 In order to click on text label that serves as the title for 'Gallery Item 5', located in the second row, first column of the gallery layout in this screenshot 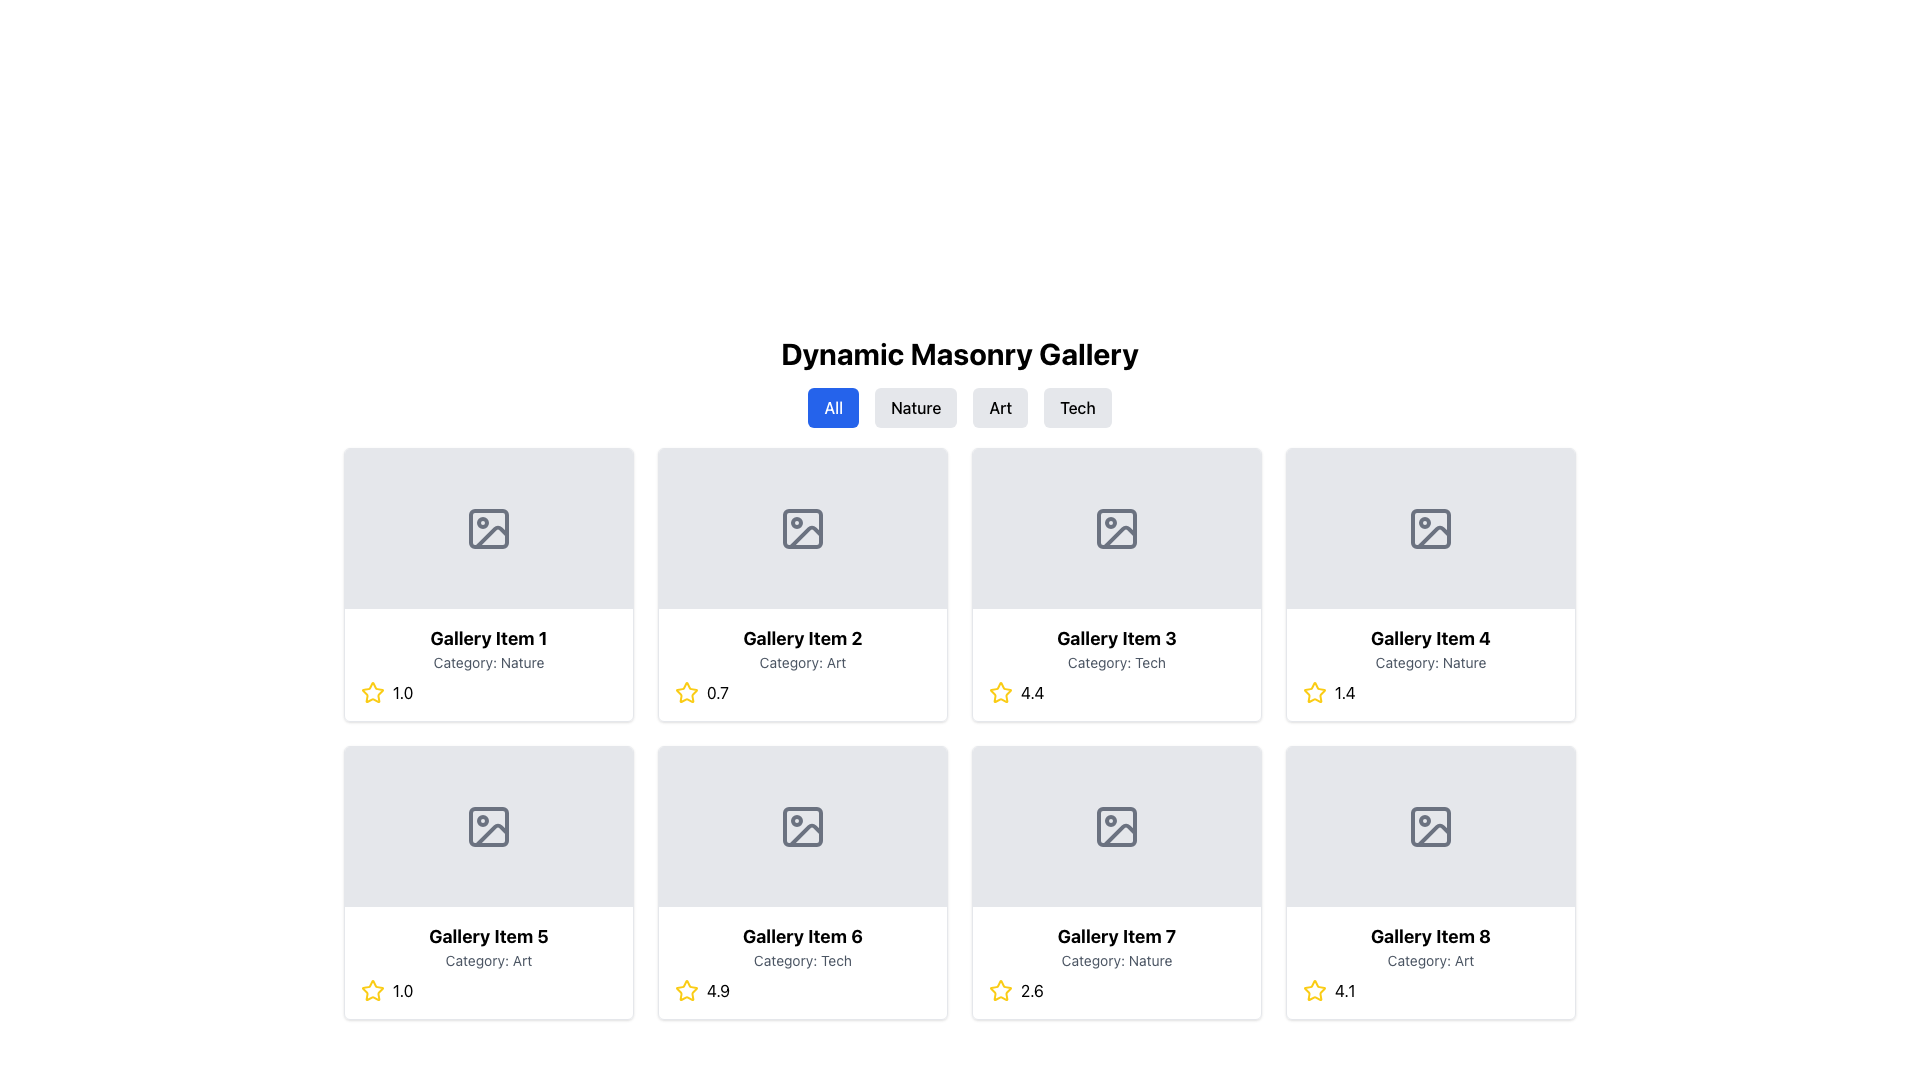, I will do `click(489, 937)`.